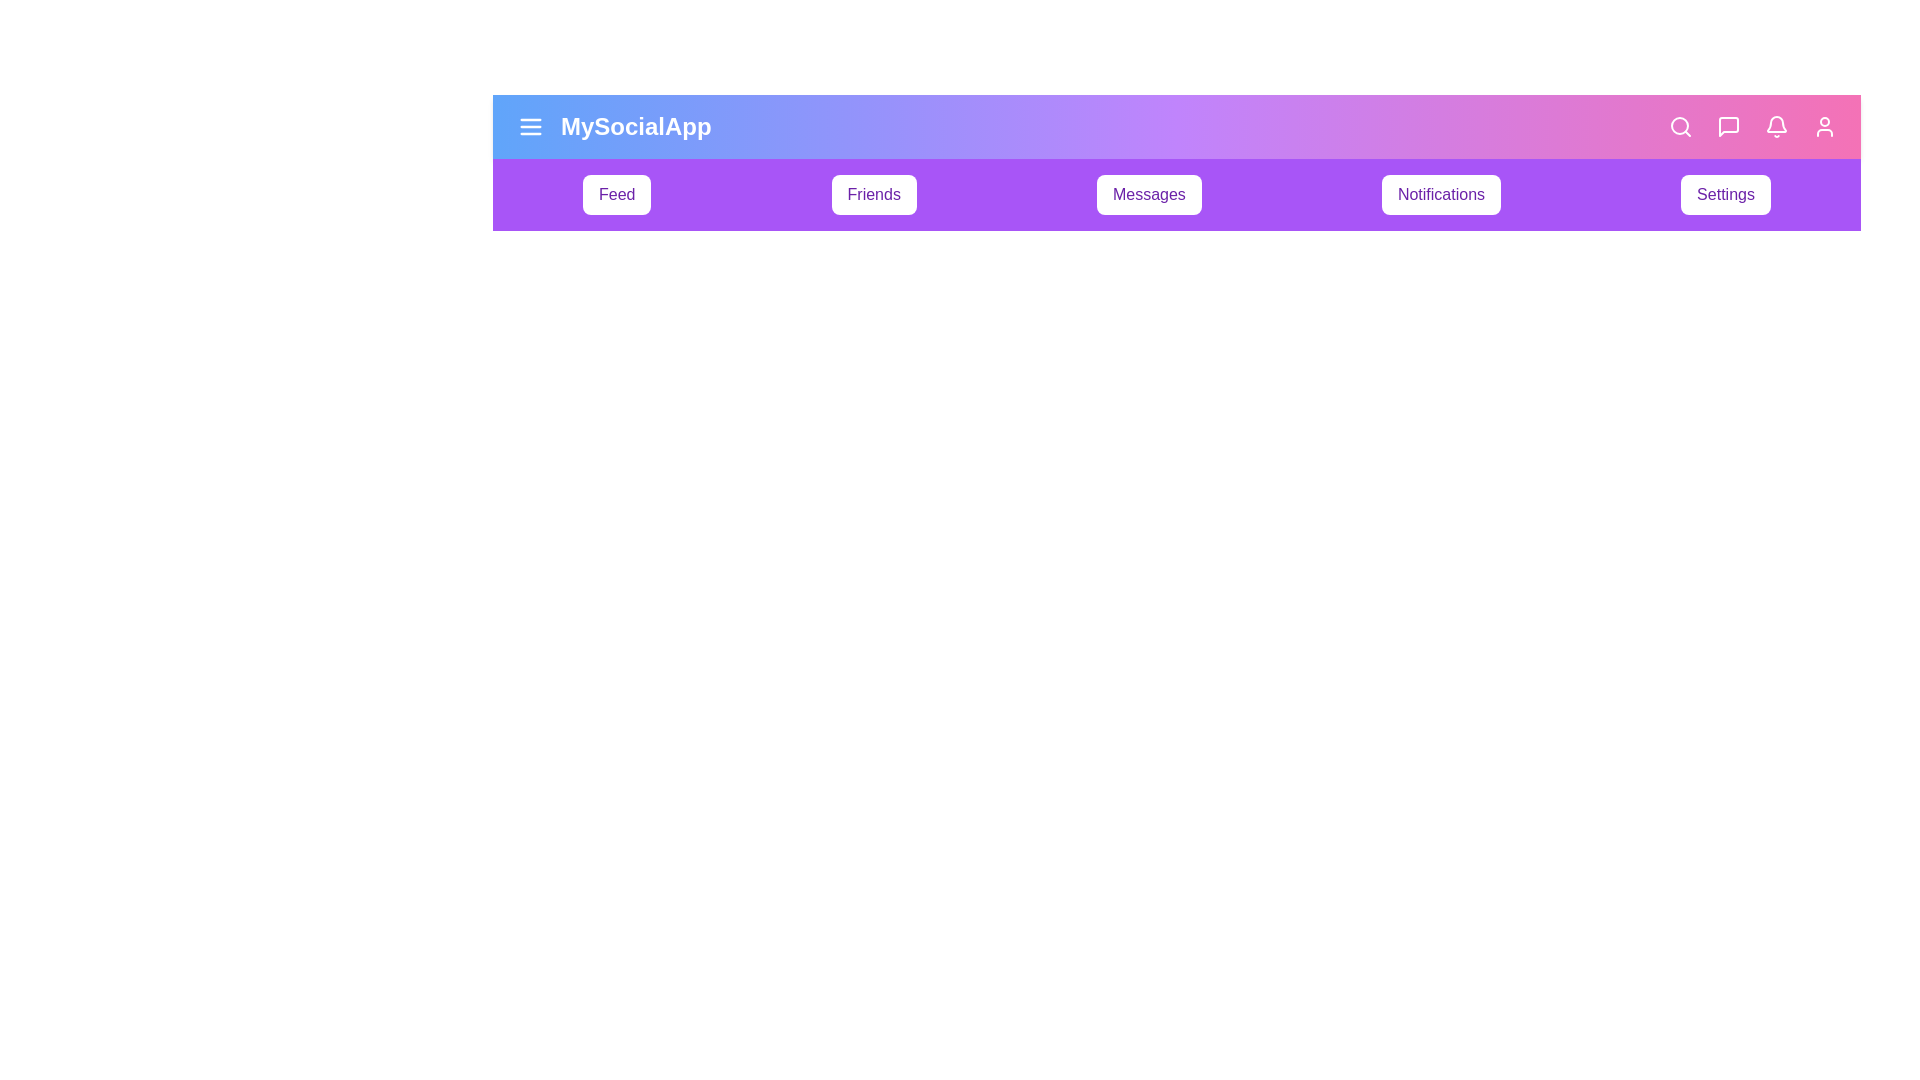 The height and width of the screenshot is (1080, 1920). I want to click on the notifications navigation icon, so click(1776, 127).